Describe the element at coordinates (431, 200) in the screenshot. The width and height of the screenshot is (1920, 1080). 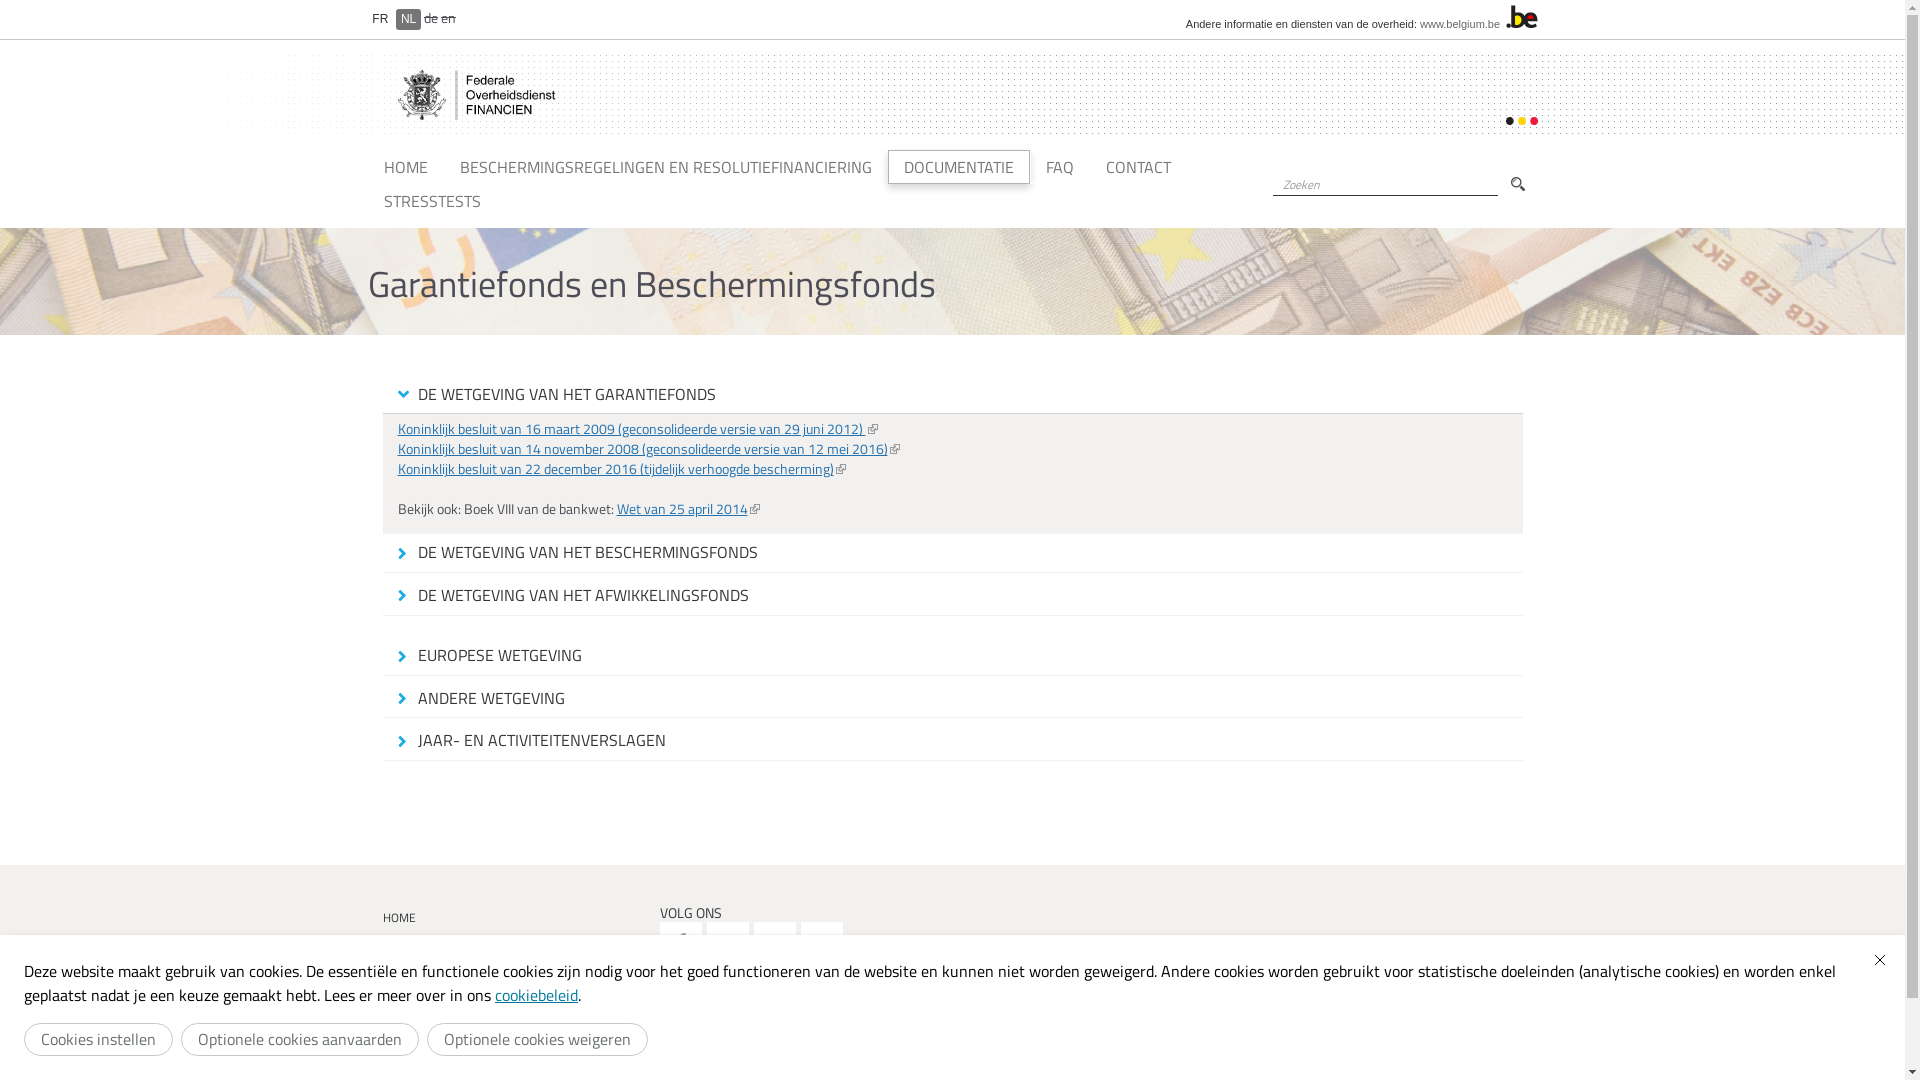
I see `'STRESSTESTS'` at that location.